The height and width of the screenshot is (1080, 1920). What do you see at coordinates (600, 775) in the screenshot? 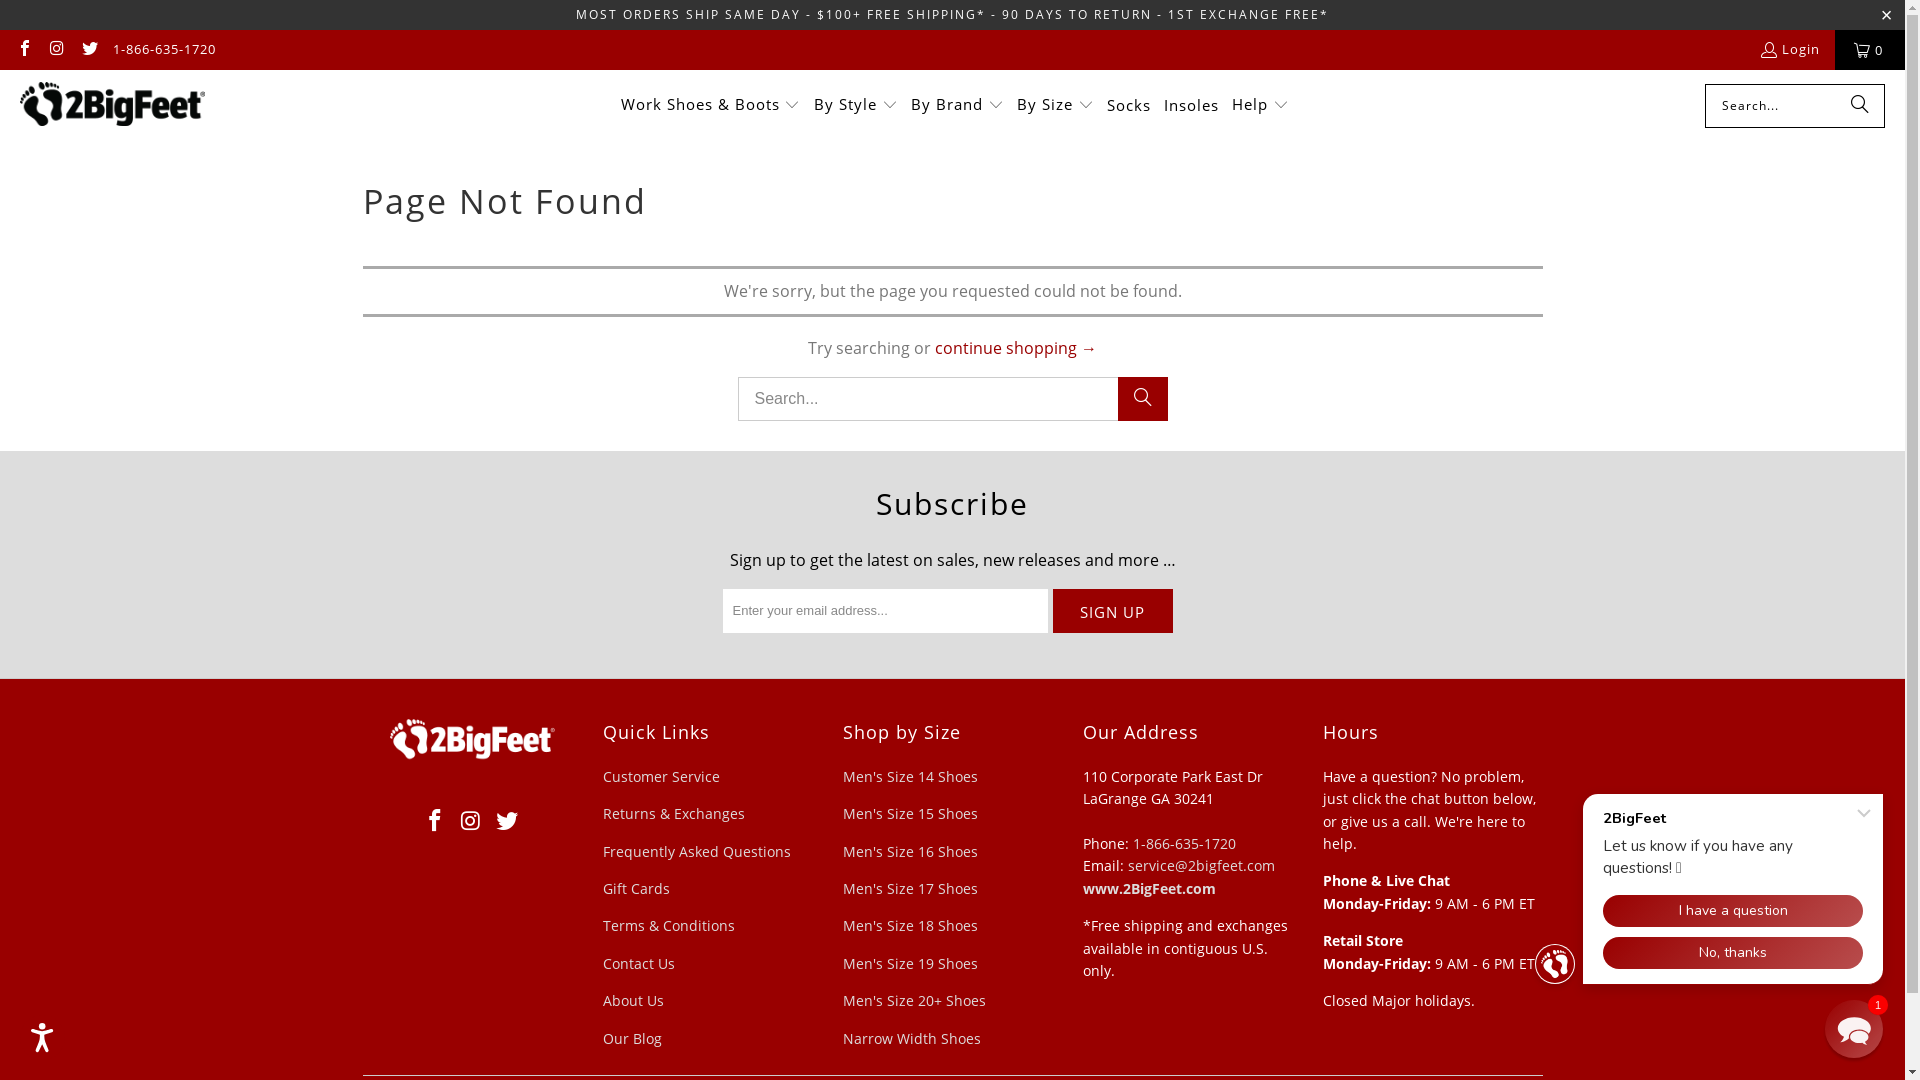
I see `'Customer Service'` at bounding box center [600, 775].